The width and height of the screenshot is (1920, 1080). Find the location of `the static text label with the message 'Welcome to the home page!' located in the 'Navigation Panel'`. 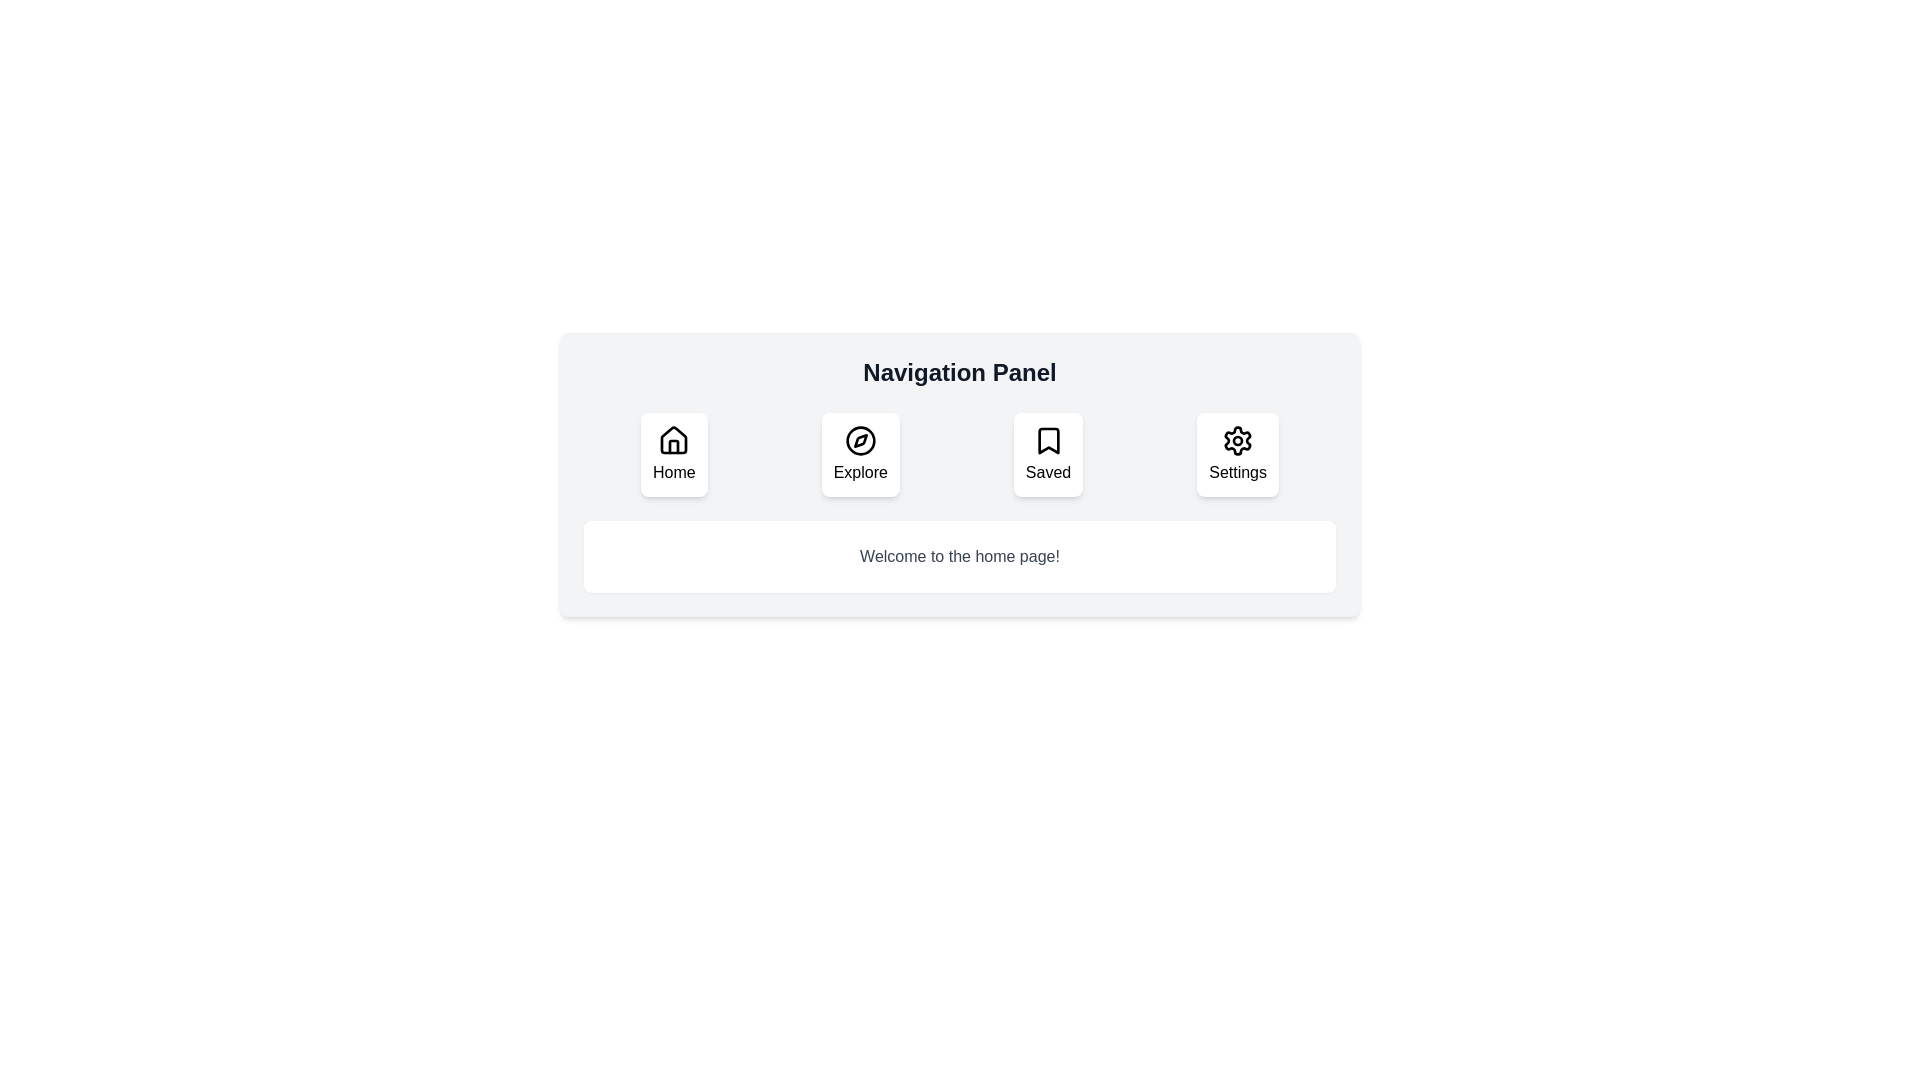

the static text label with the message 'Welcome to the home page!' located in the 'Navigation Panel' is located at coordinates (960, 556).